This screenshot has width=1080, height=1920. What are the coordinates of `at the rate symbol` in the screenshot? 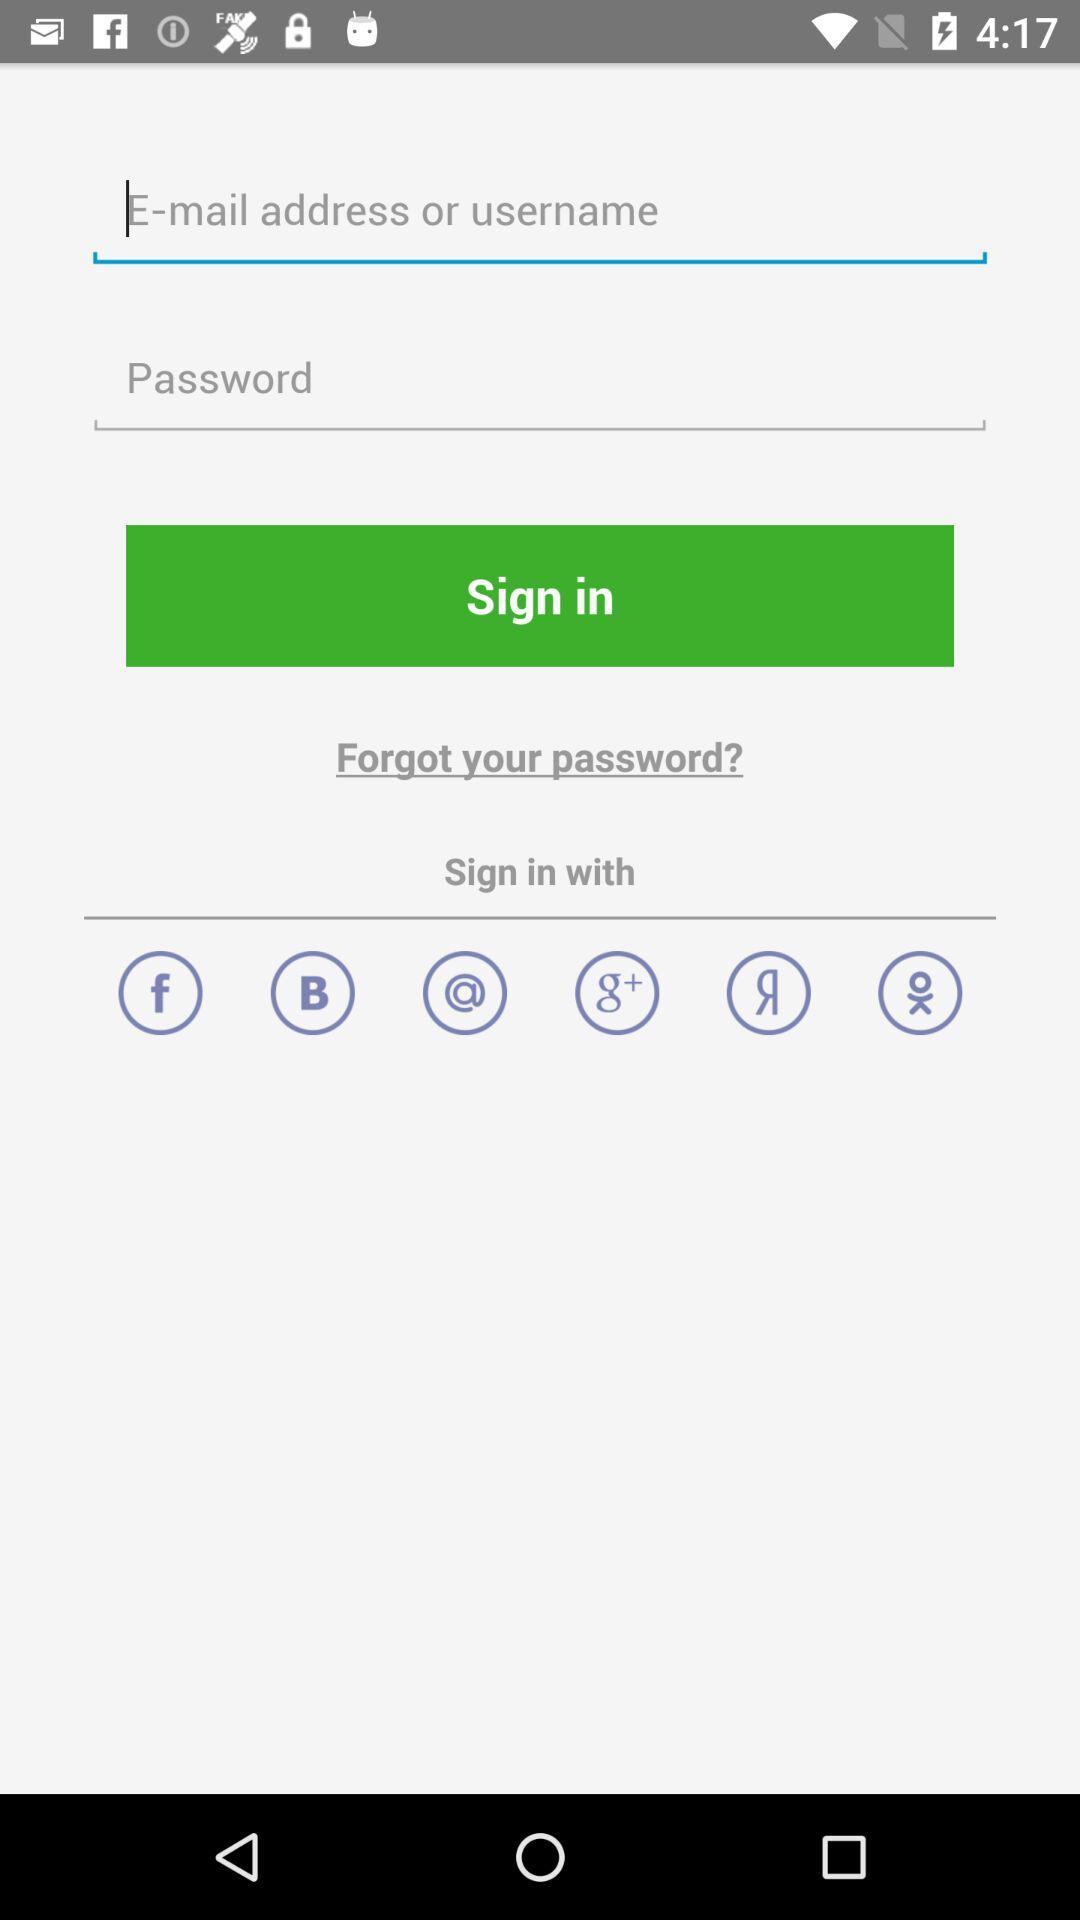 It's located at (465, 982).